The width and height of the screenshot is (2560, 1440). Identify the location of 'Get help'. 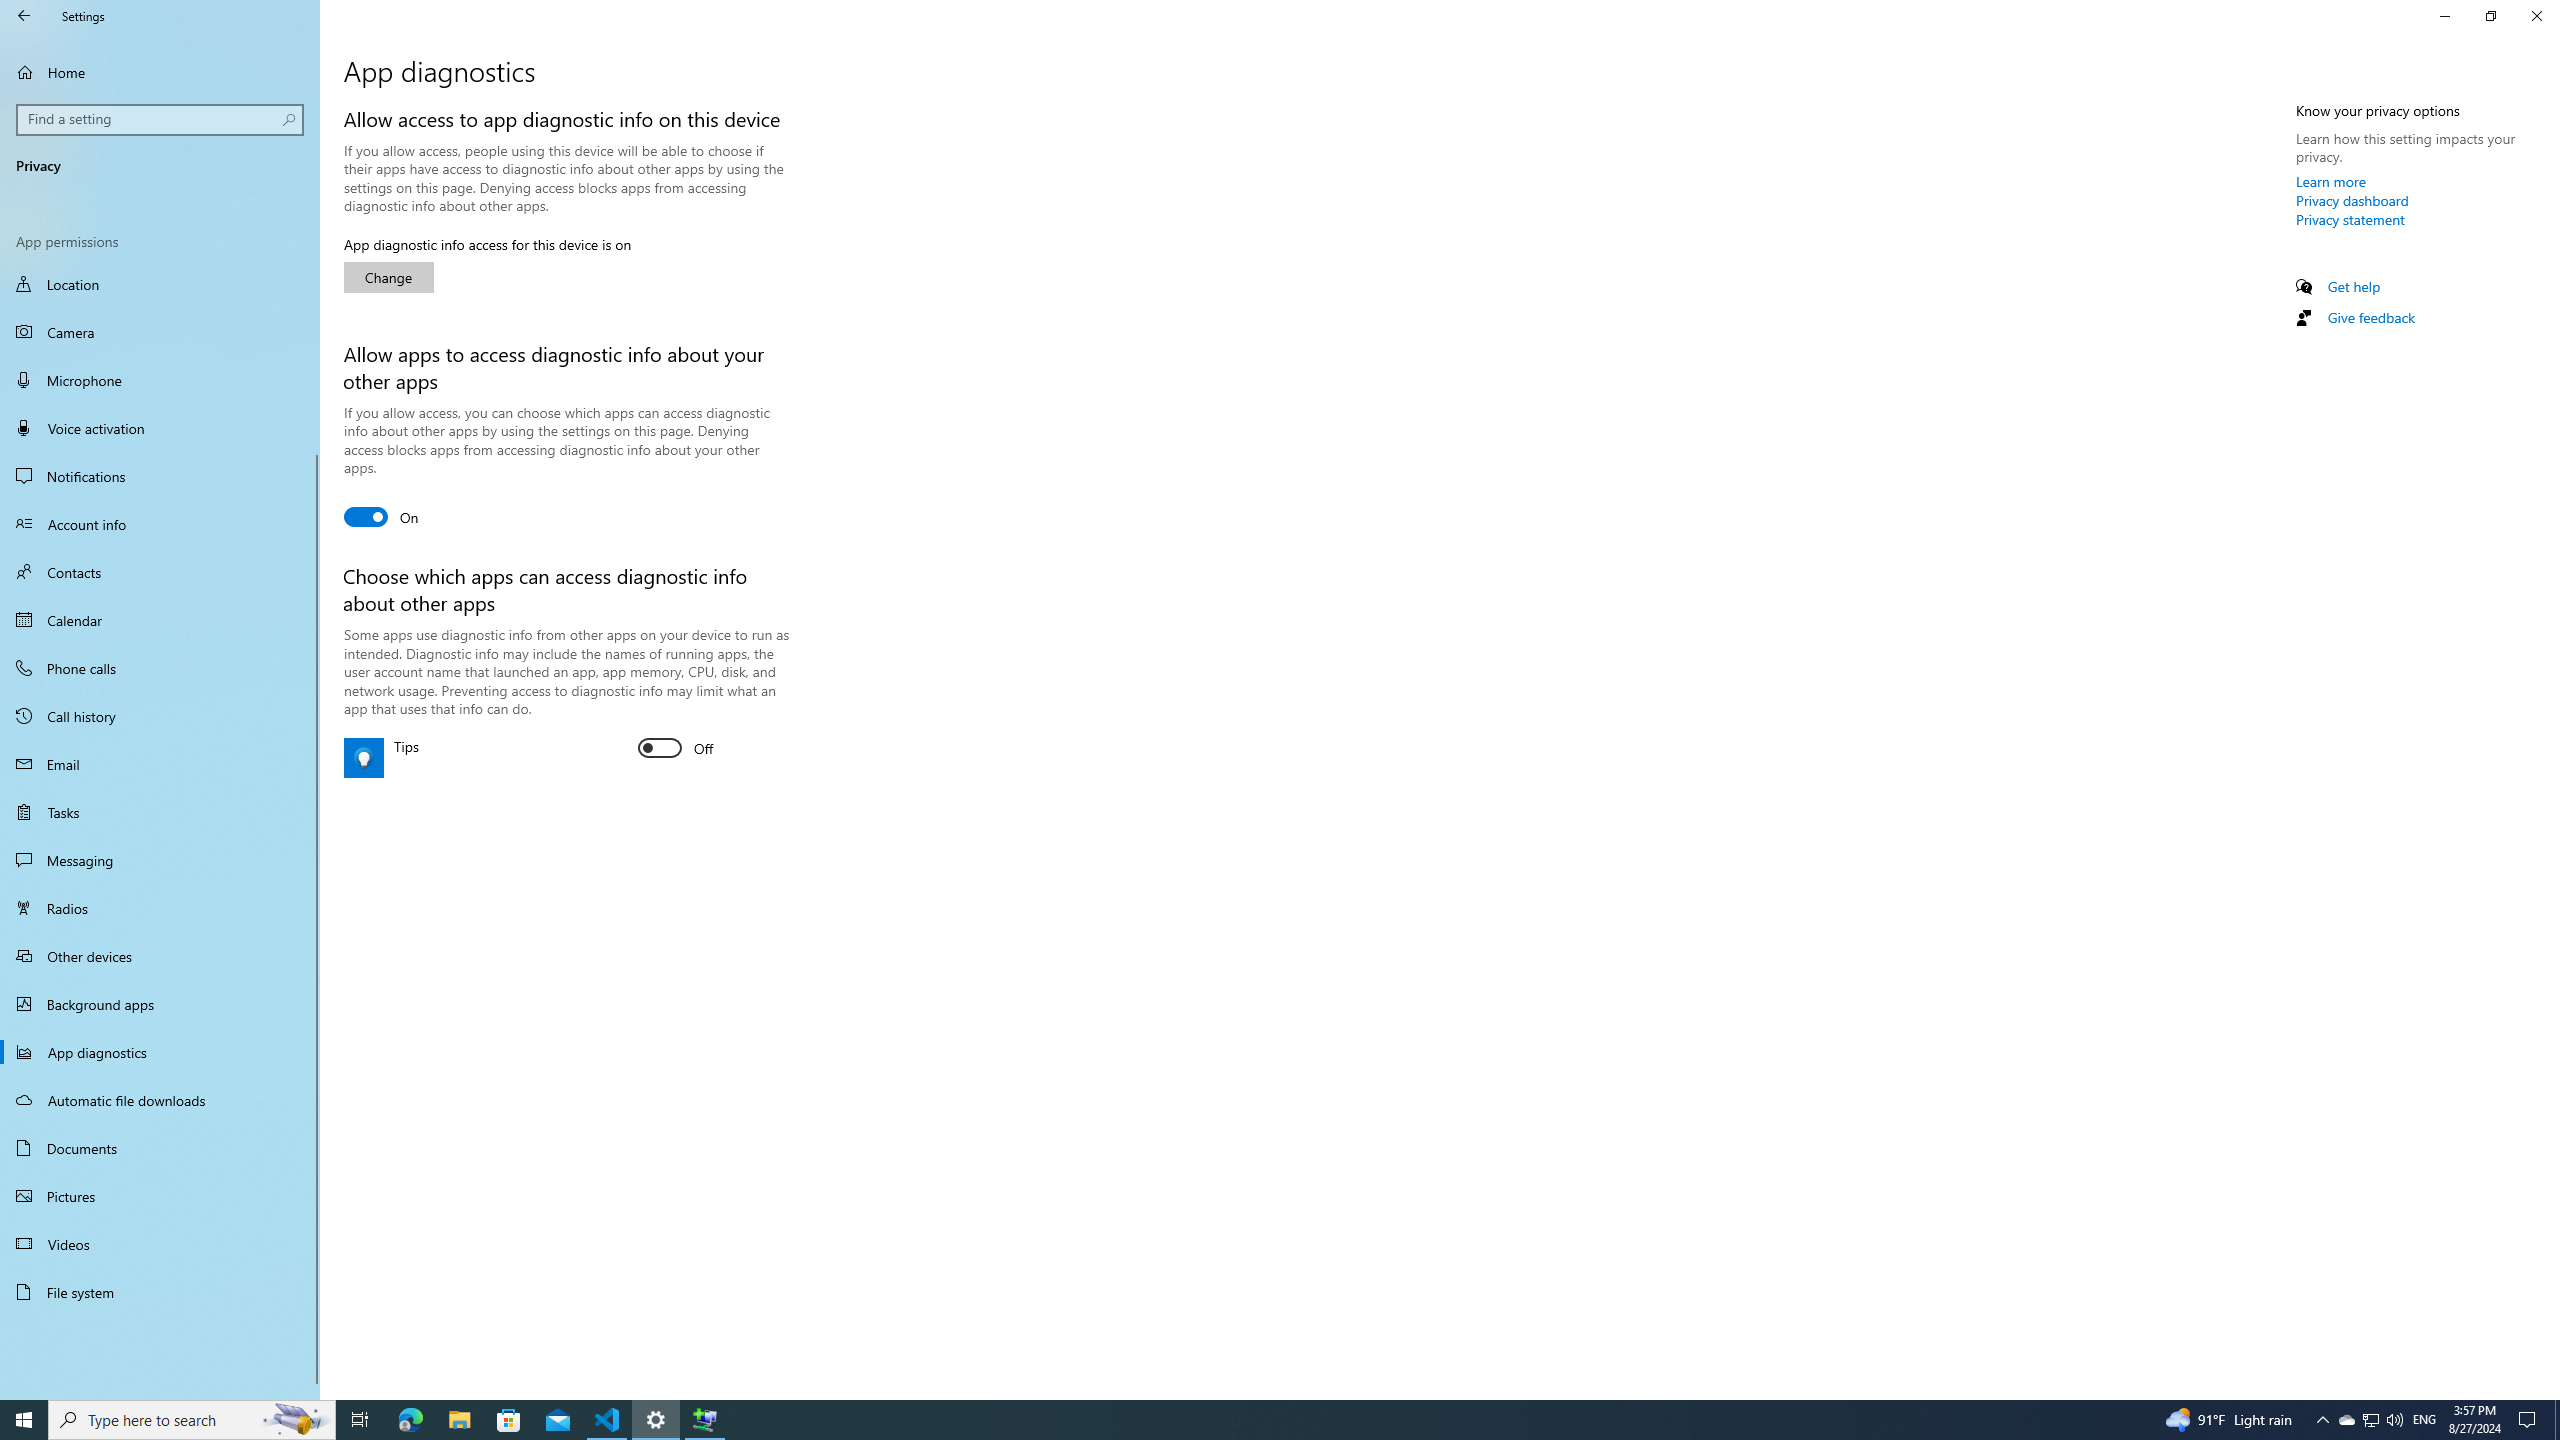
(2352, 286).